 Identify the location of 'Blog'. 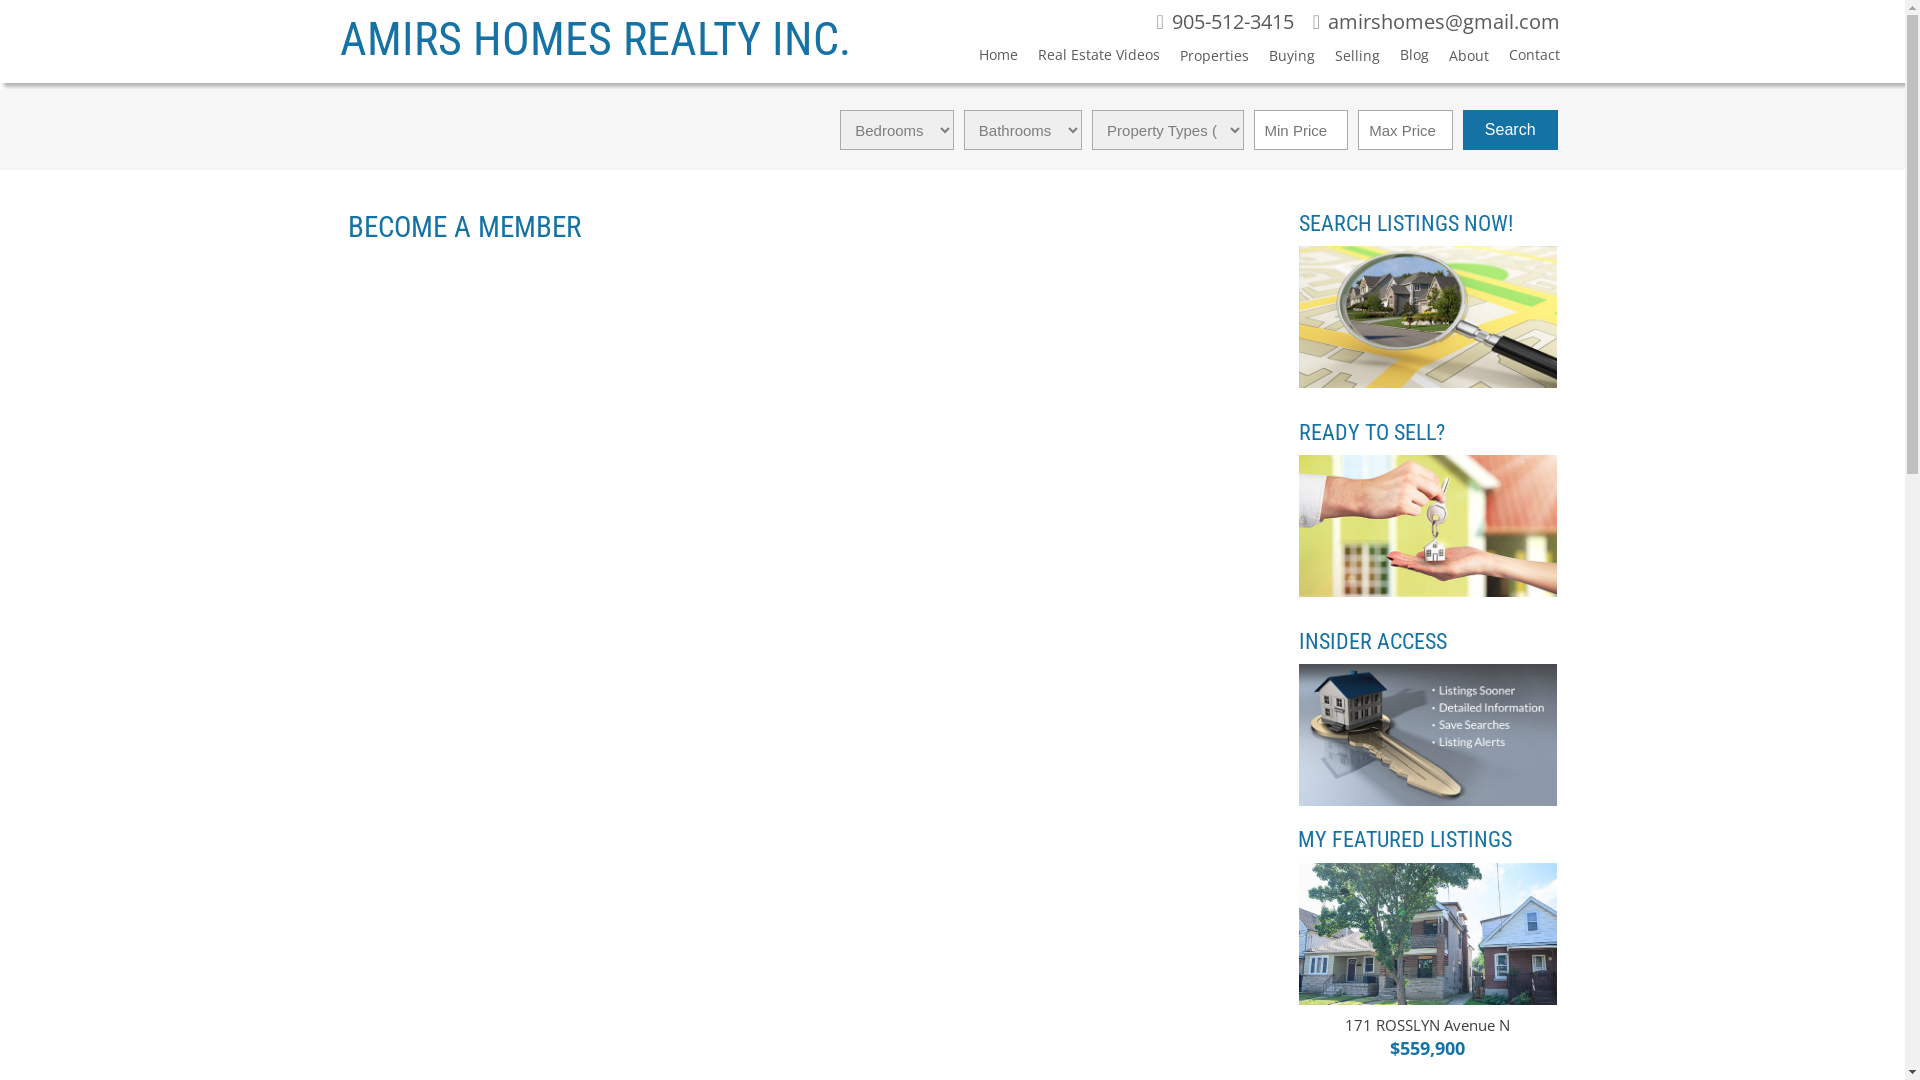
(1403, 57).